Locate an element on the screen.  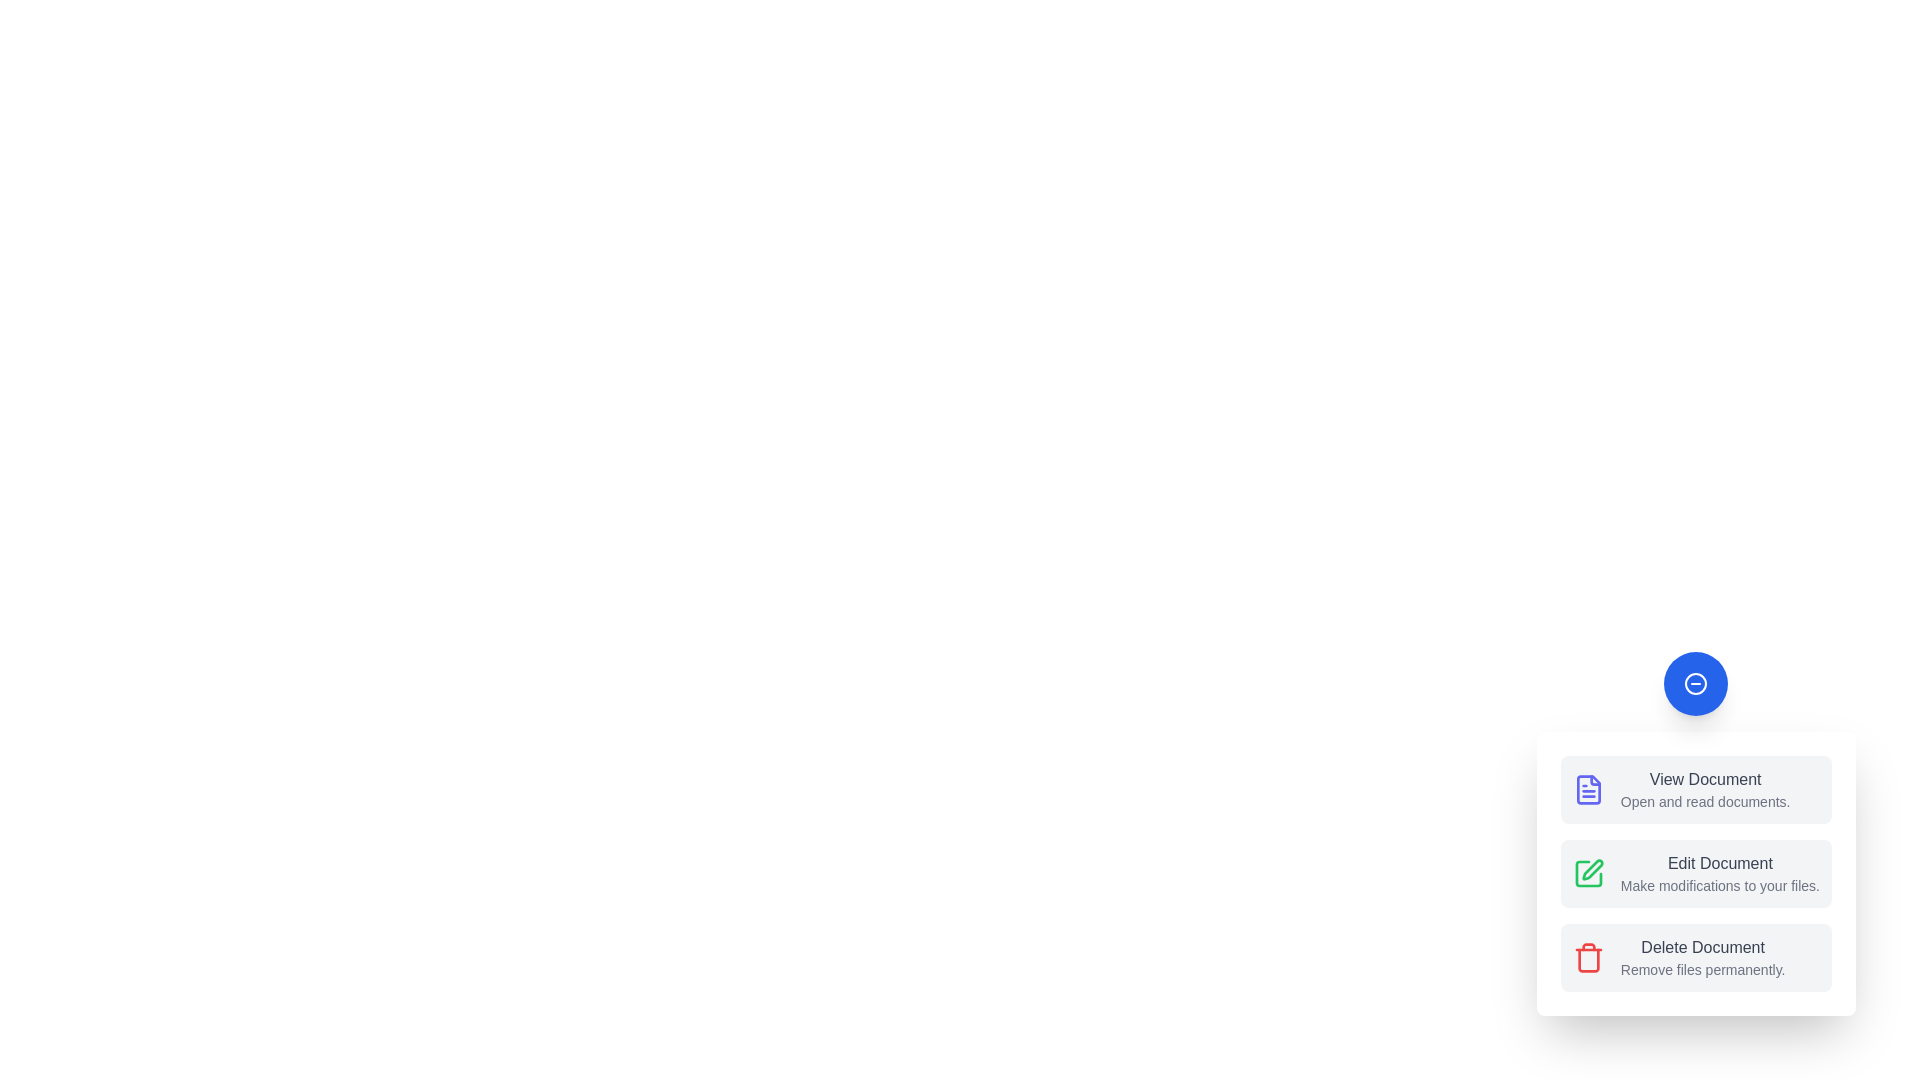
the menu option Edit Document from the speed dial menu is located at coordinates (1695, 873).